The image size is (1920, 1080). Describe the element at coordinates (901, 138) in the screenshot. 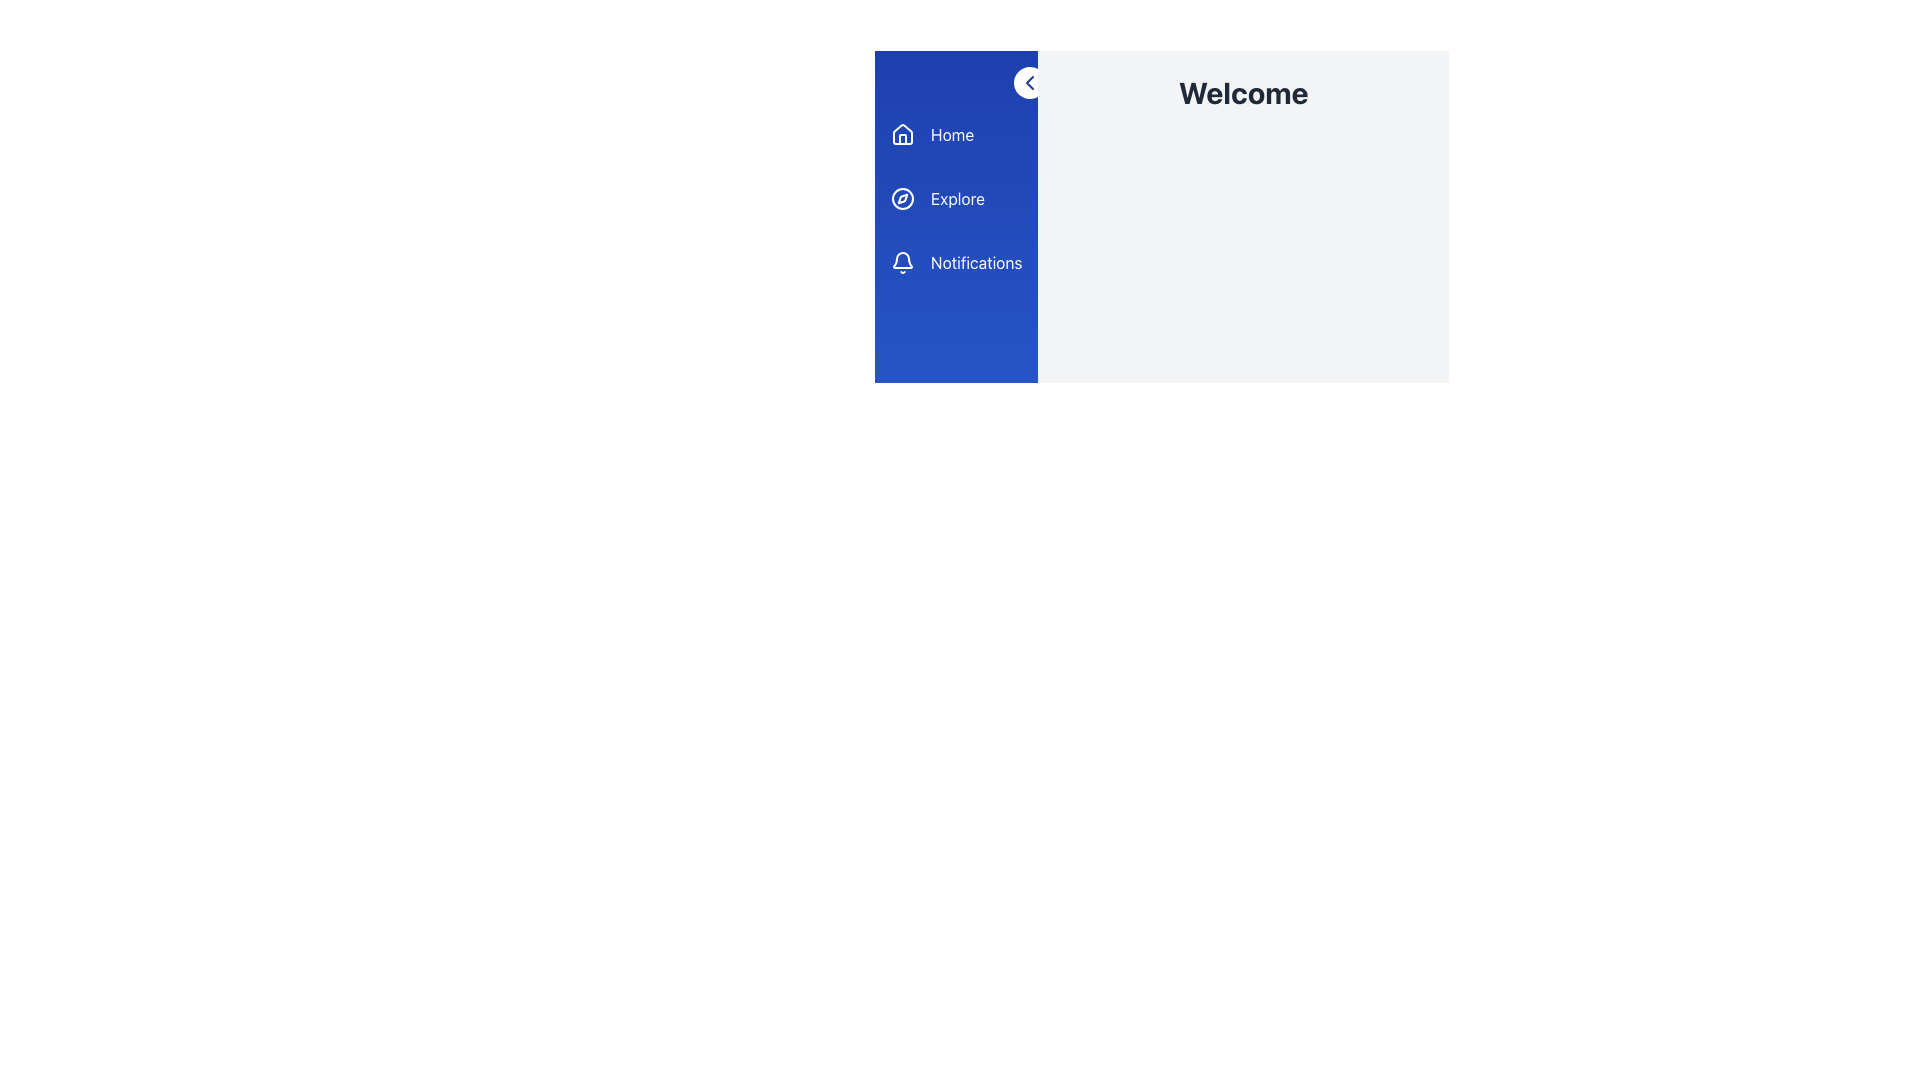

I see `the vertical rectangular segment within the house icon located near the top of the sidebar, which is styled with white outlines against a blue background` at that location.